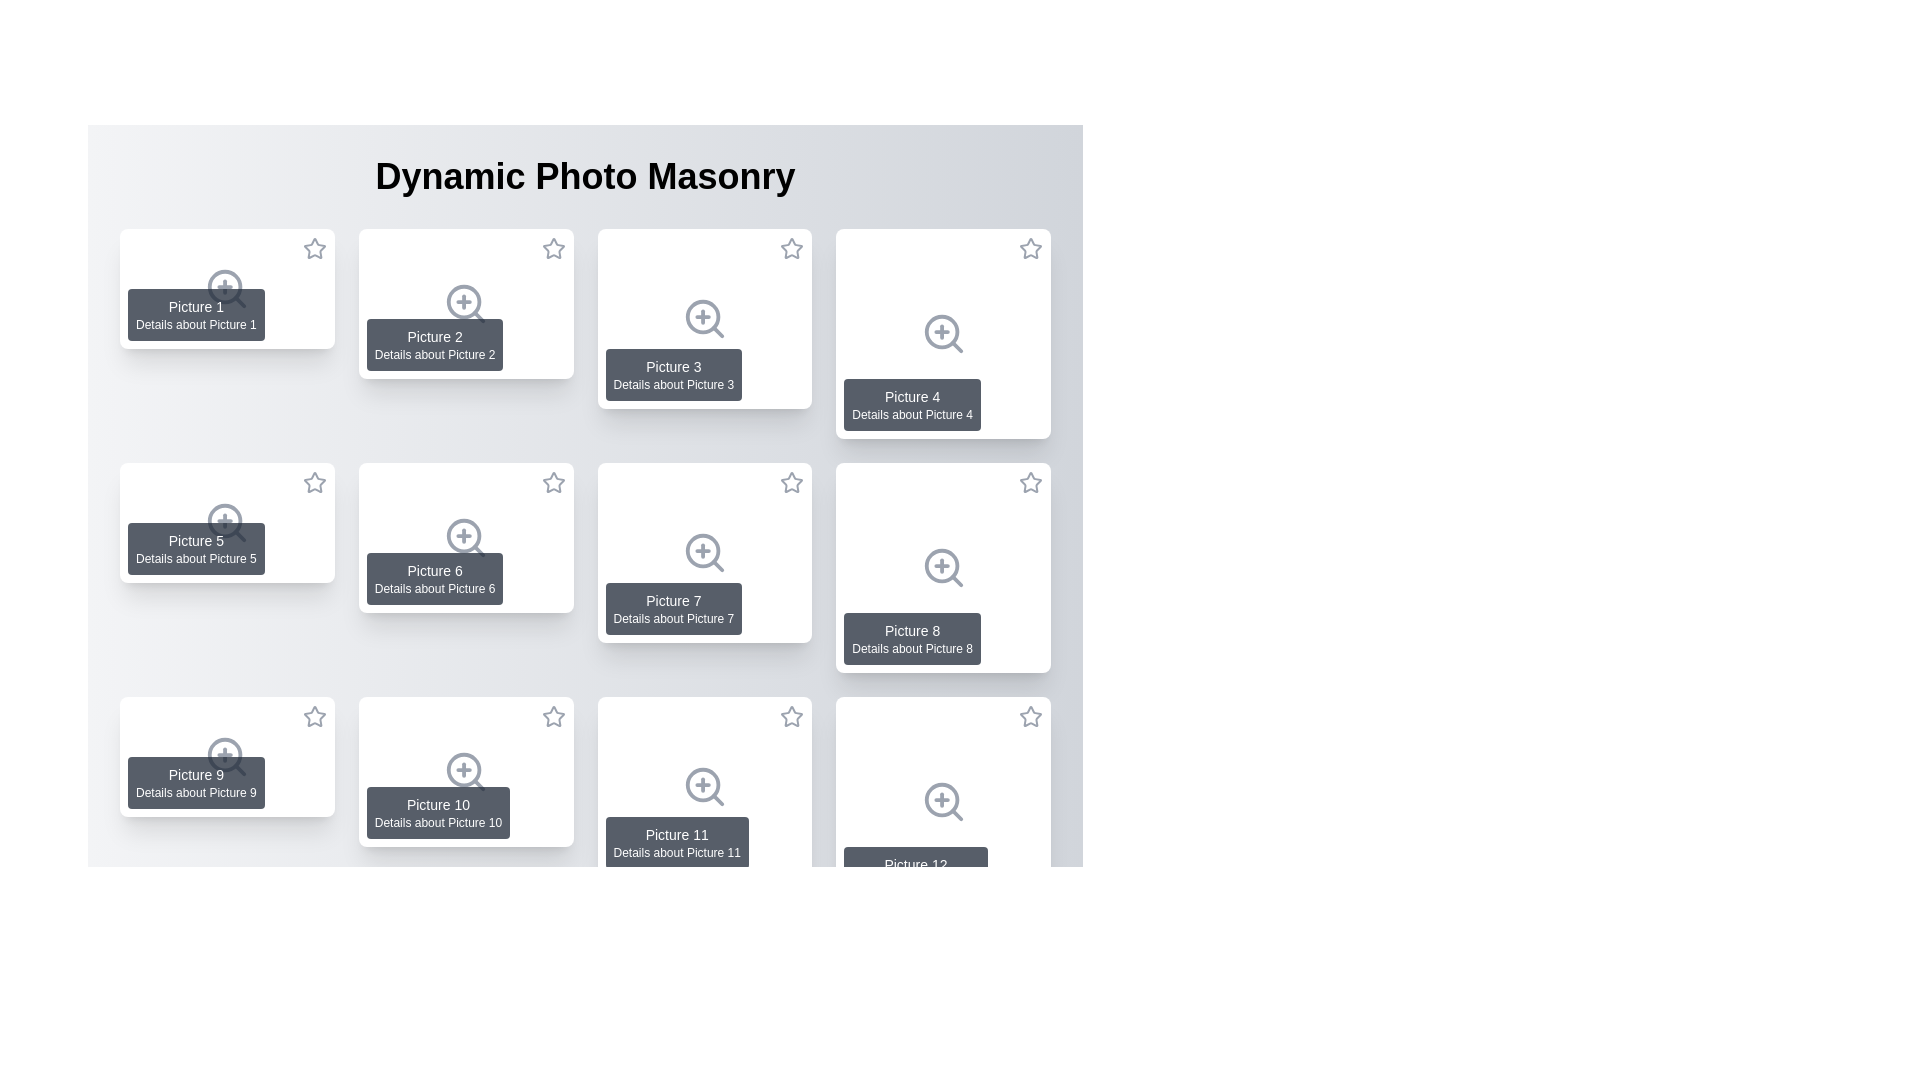 The image size is (1920, 1080). I want to click on the bookmark icon button in the top-right corner of the card for 'Picture 5' to mark or unmark it as favorite, so click(313, 486).